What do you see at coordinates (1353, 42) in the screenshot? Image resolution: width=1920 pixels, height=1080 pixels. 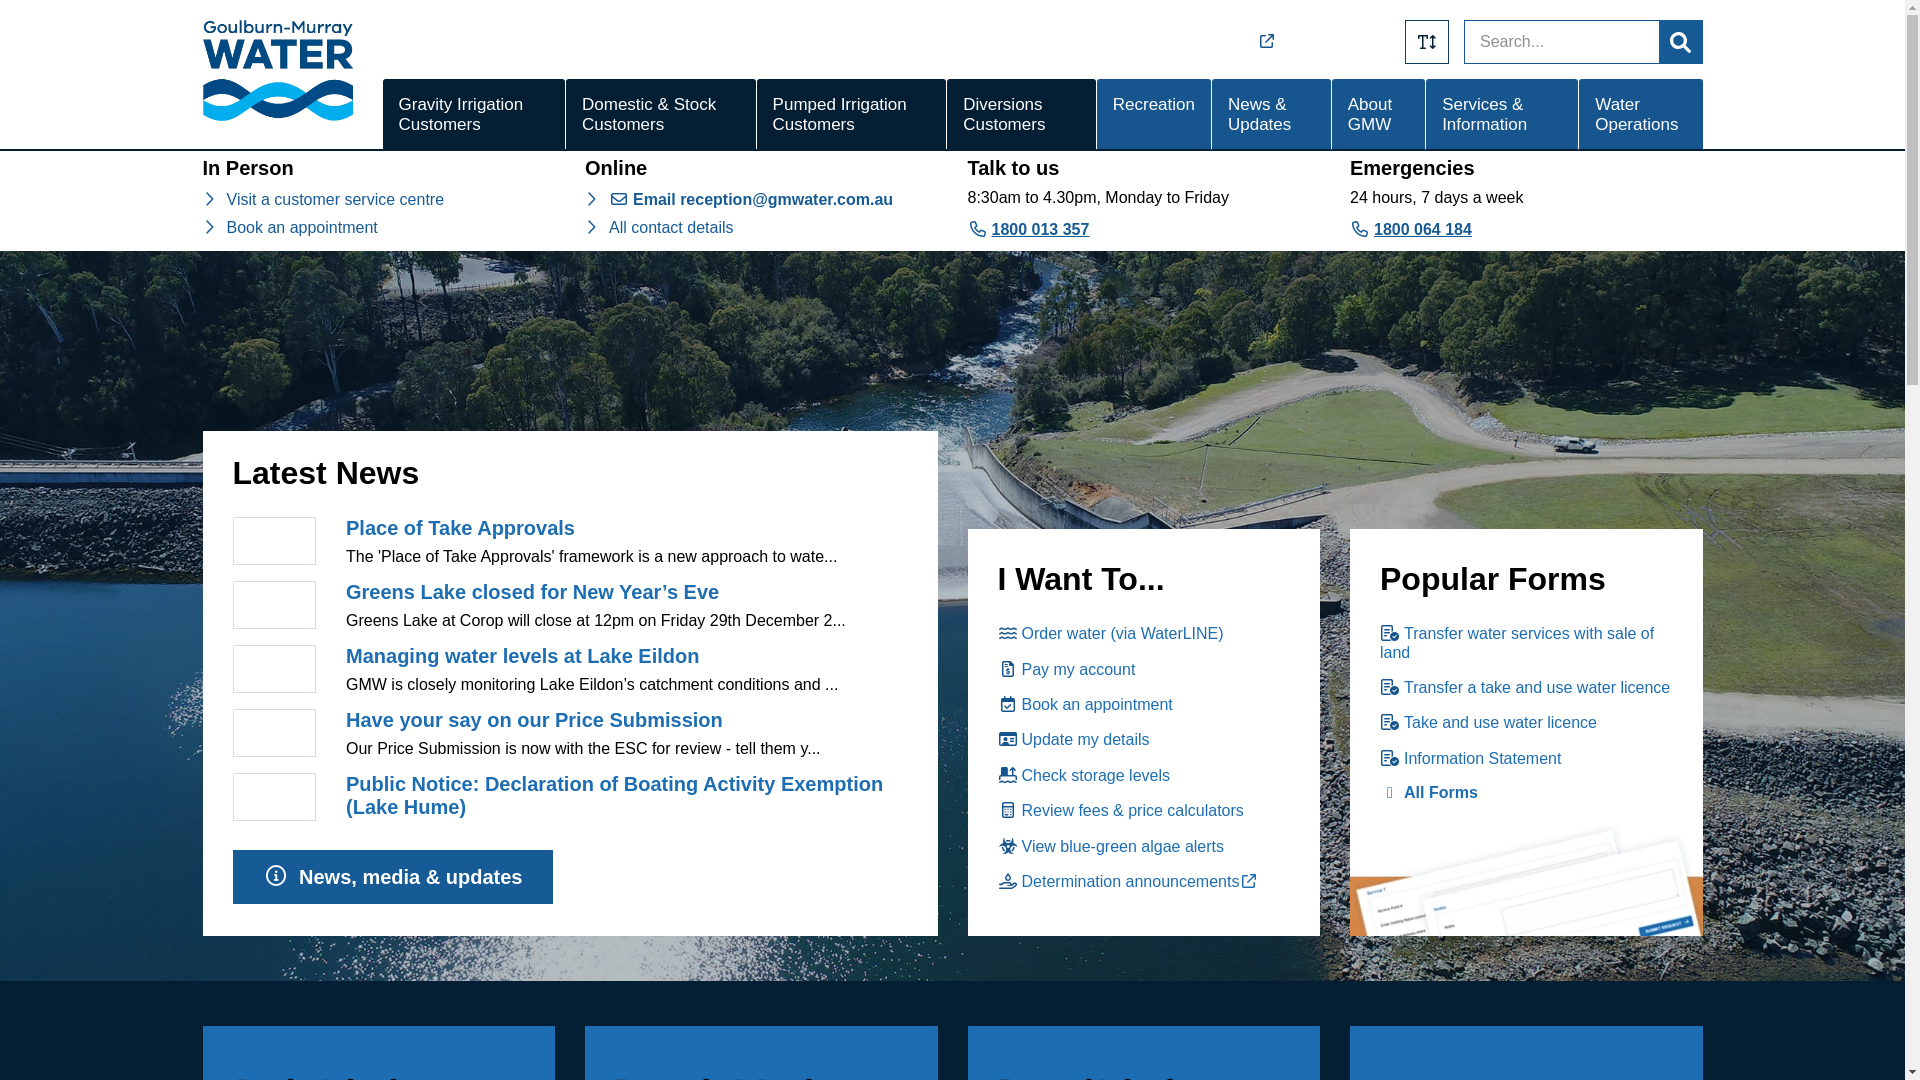 I see `'Contact Us'` at bounding box center [1353, 42].